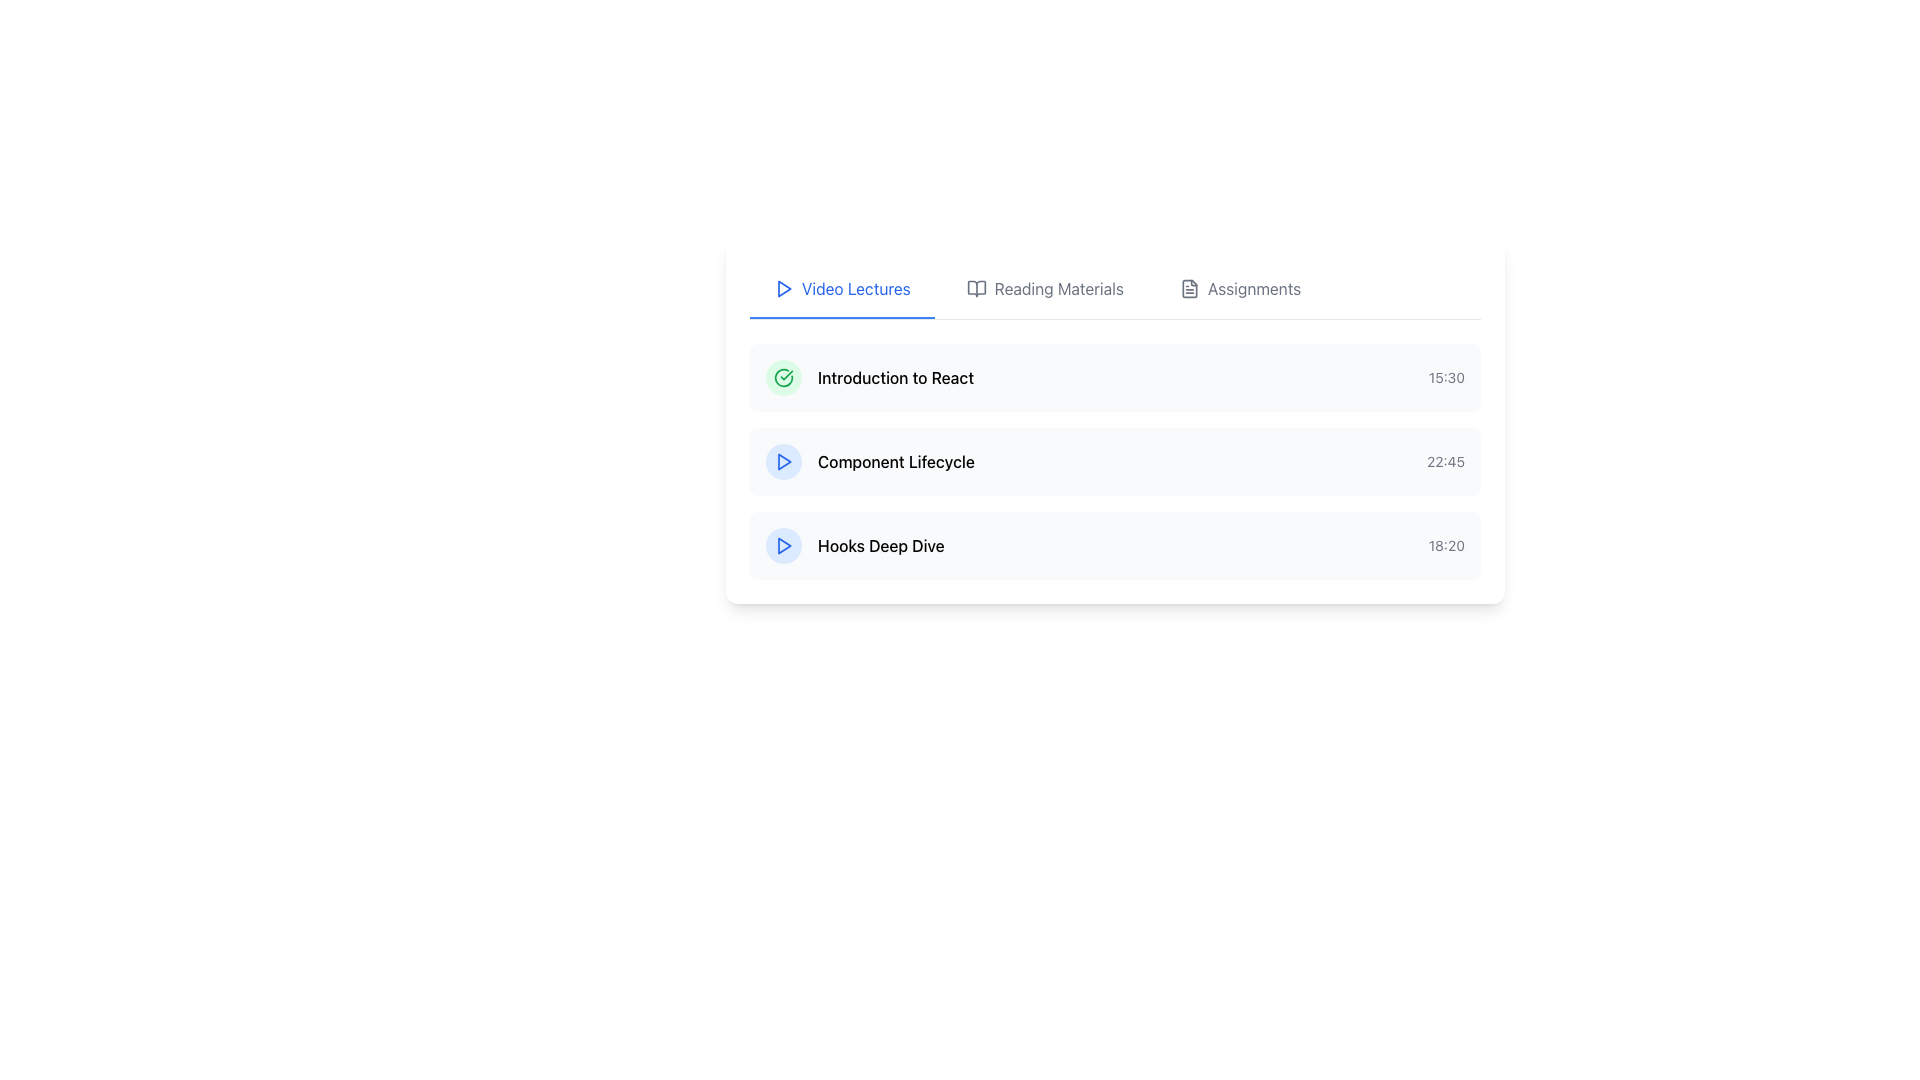 The height and width of the screenshot is (1080, 1920). I want to click on the open book icon associated with the 'Reading Materials' tab to read its context, so click(976, 289).